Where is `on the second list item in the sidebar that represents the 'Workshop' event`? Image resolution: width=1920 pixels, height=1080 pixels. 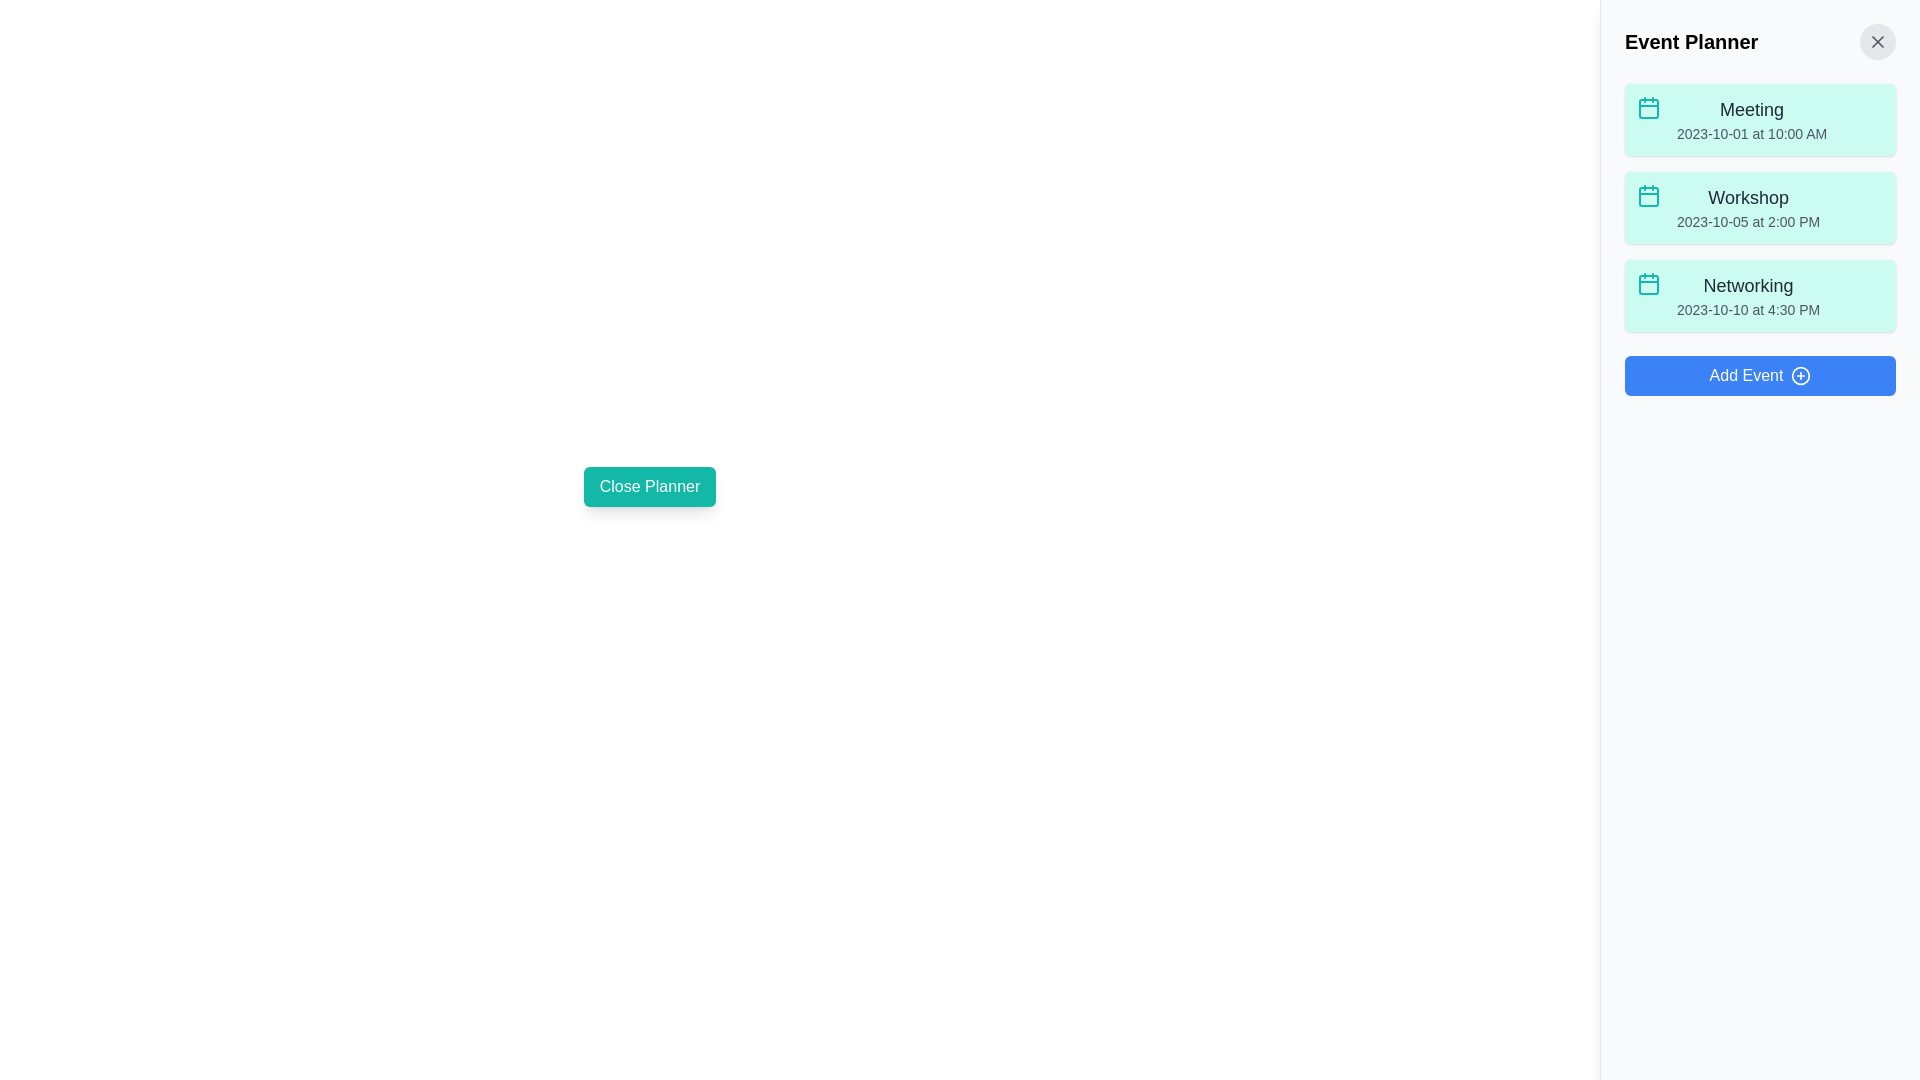 on the second list item in the sidebar that represents the 'Workshop' event is located at coordinates (1760, 208).